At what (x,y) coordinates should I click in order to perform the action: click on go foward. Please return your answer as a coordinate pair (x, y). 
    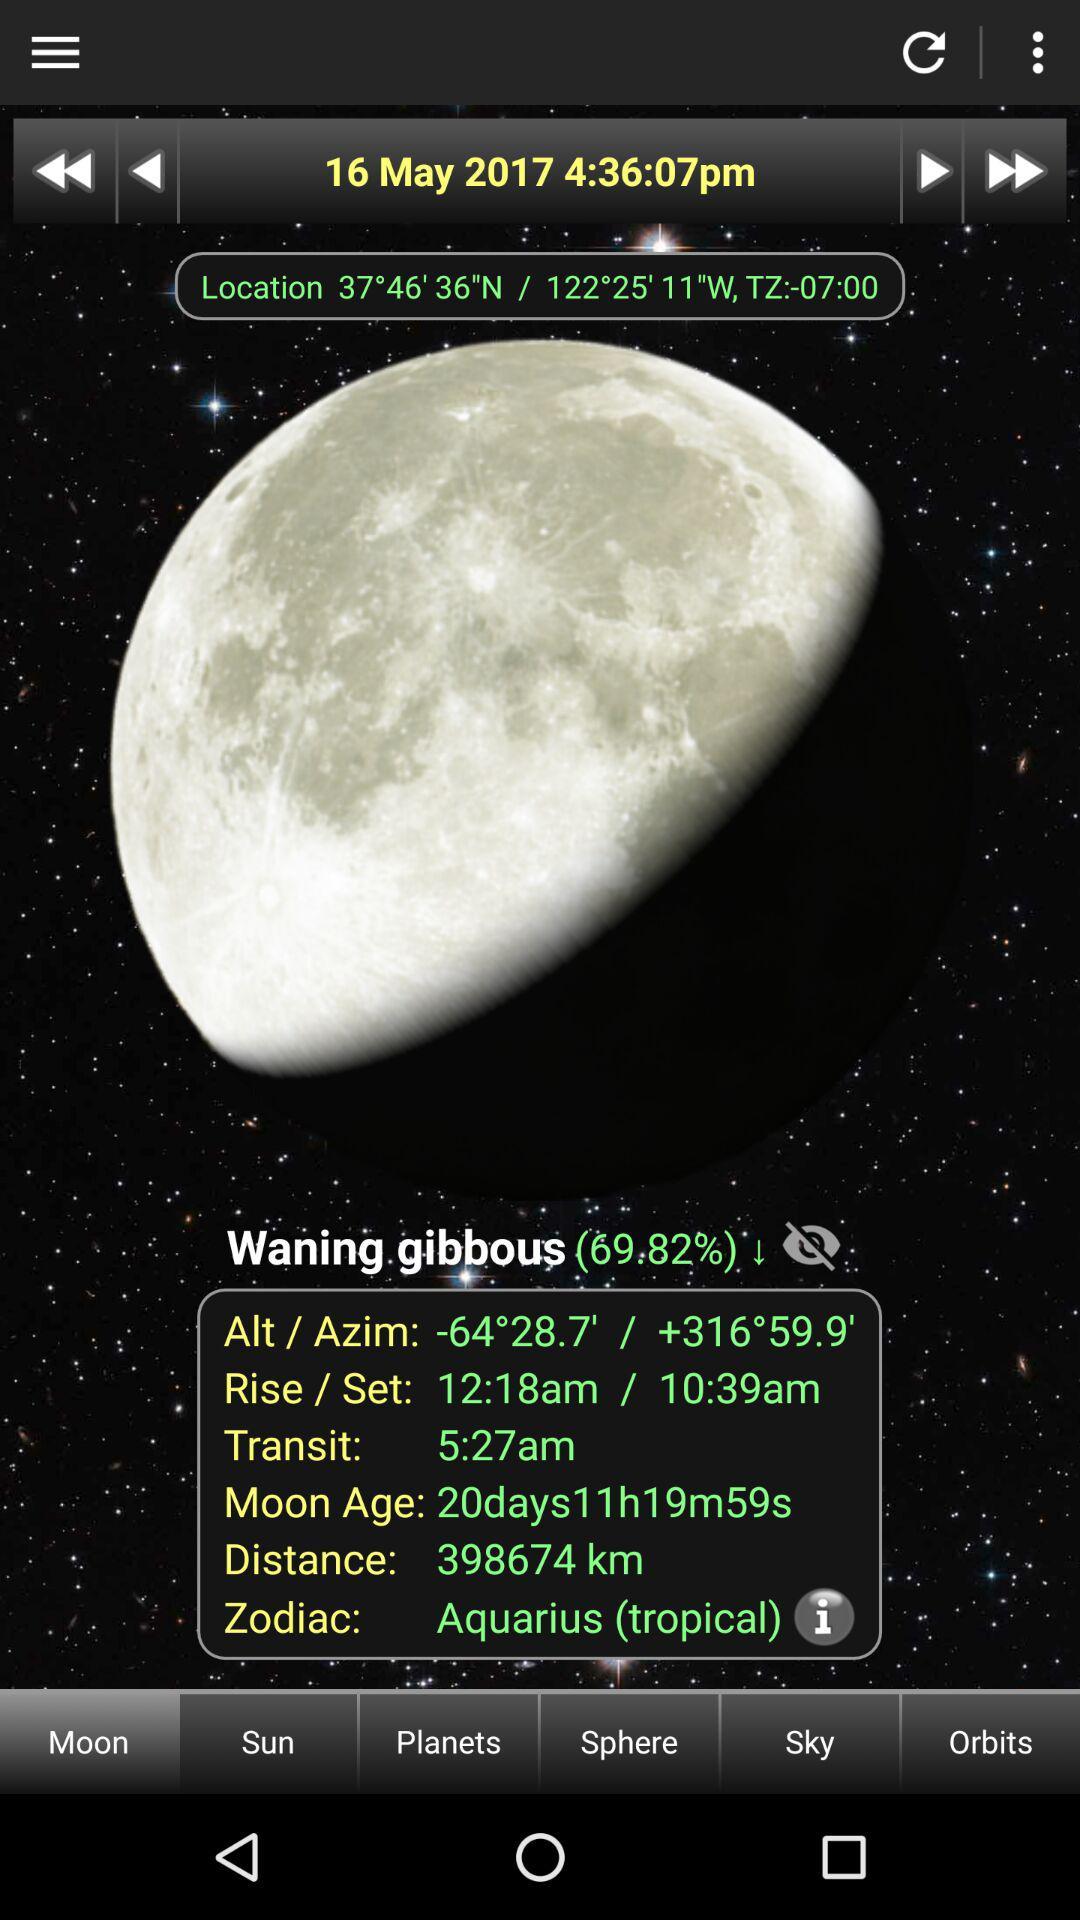
    Looking at the image, I should click on (1015, 171).